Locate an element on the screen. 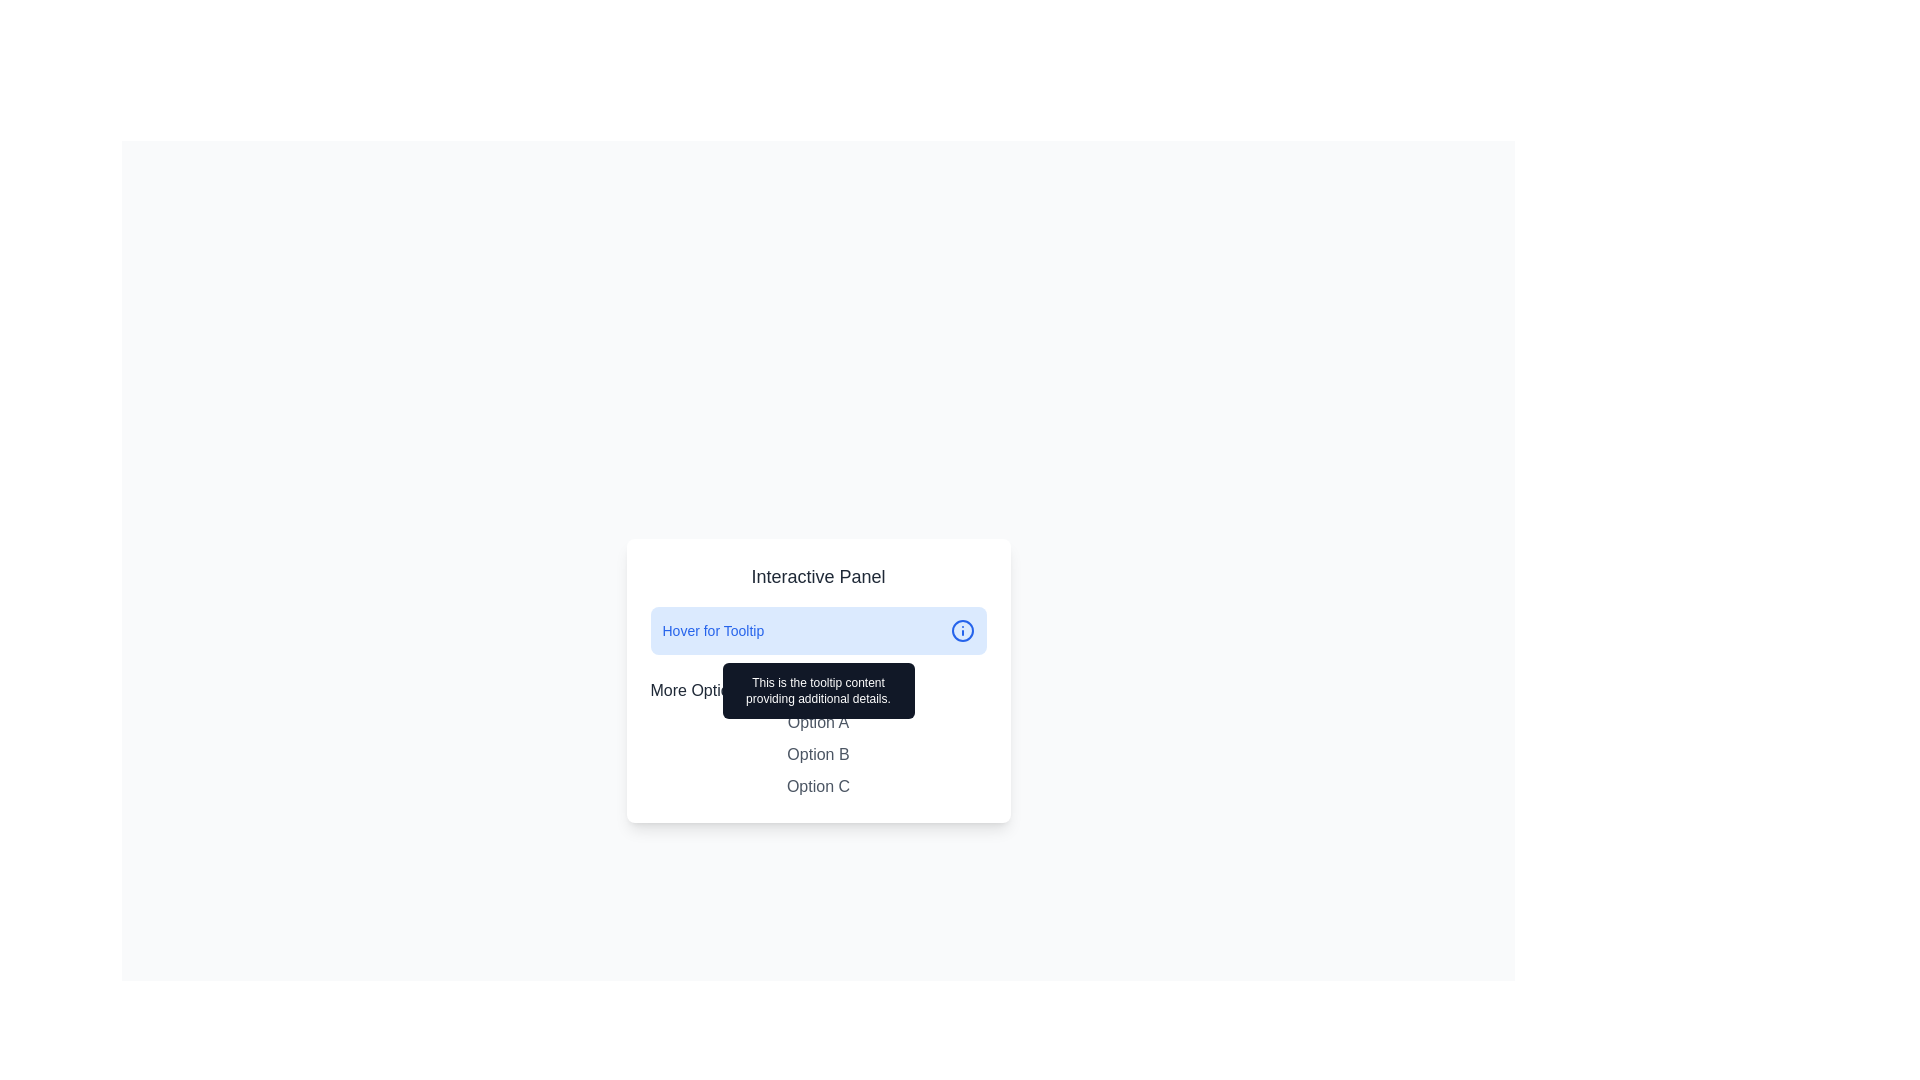 The height and width of the screenshot is (1080, 1920). the tooltip that appears below the 'Hover for Tooltip' button, which contains the message 'This is the tooltip content providing additional details.' is located at coordinates (818, 689).